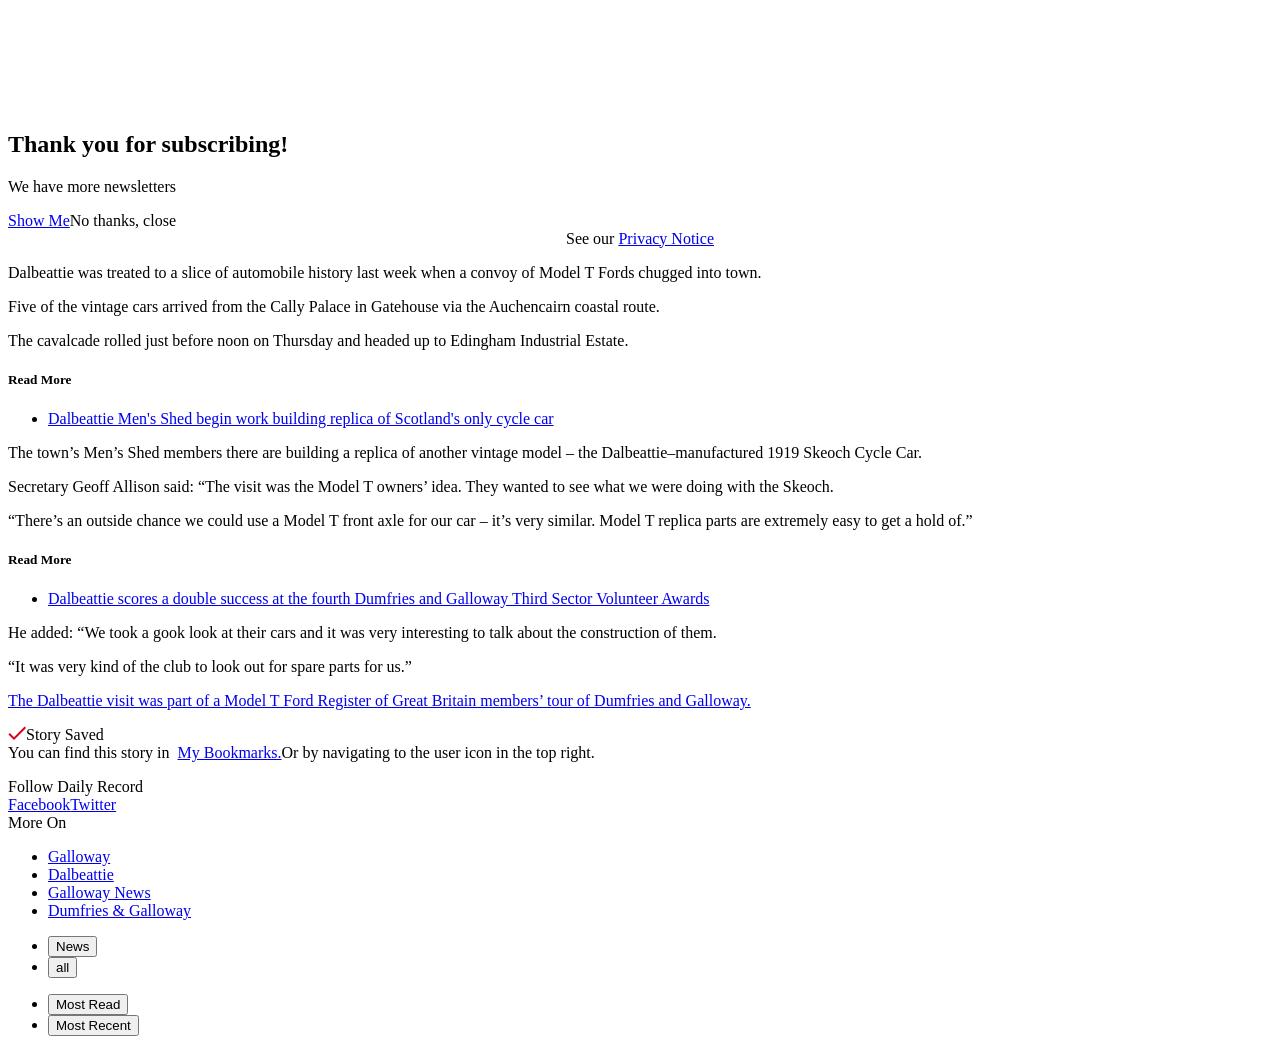 The image size is (1280, 1042). I want to click on '“It was very kind of the club to look out for spare parts for us.”', so click(209, 666).